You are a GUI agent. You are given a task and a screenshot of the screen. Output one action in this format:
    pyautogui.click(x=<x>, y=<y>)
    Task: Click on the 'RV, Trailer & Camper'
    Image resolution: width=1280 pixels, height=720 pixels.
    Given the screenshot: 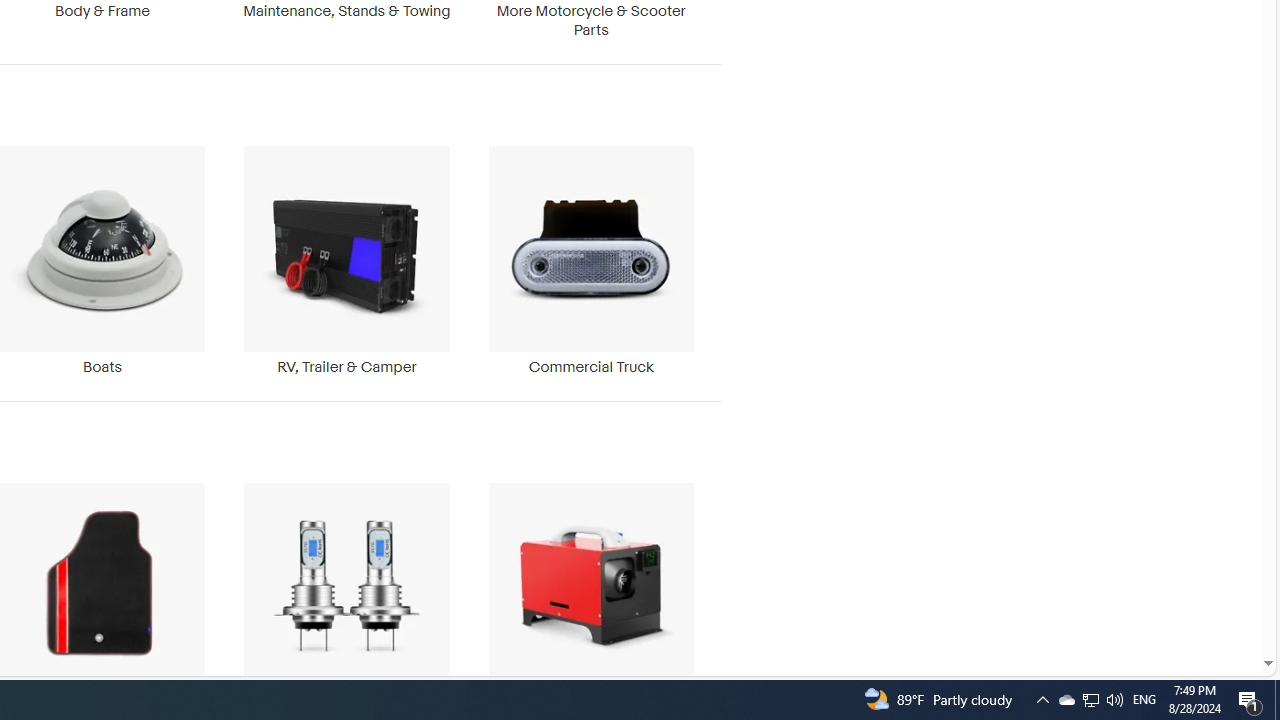 What is the action you would take?
    pyautogui.click(x=346, y=260)
    